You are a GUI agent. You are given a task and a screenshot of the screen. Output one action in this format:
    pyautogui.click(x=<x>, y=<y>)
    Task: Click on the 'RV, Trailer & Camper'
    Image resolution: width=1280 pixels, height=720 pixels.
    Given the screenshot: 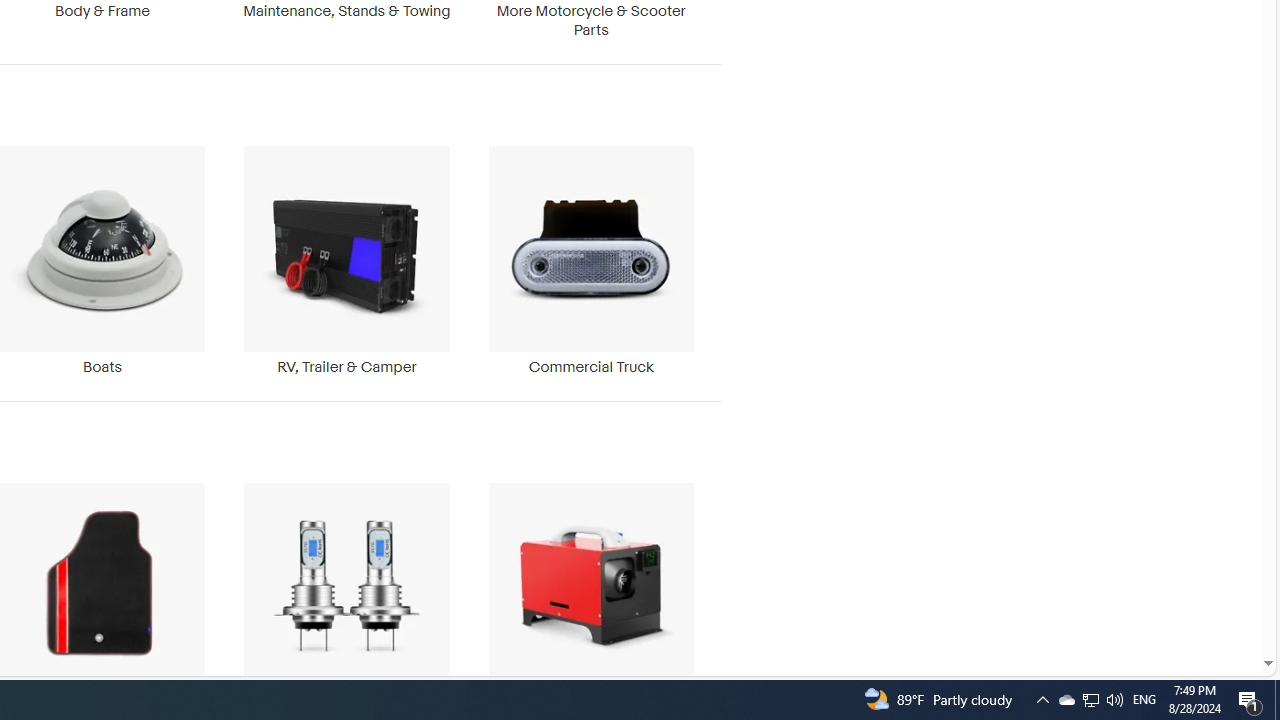 What is the action you would take?
    pyautogui.click(x=346, y=260)
    